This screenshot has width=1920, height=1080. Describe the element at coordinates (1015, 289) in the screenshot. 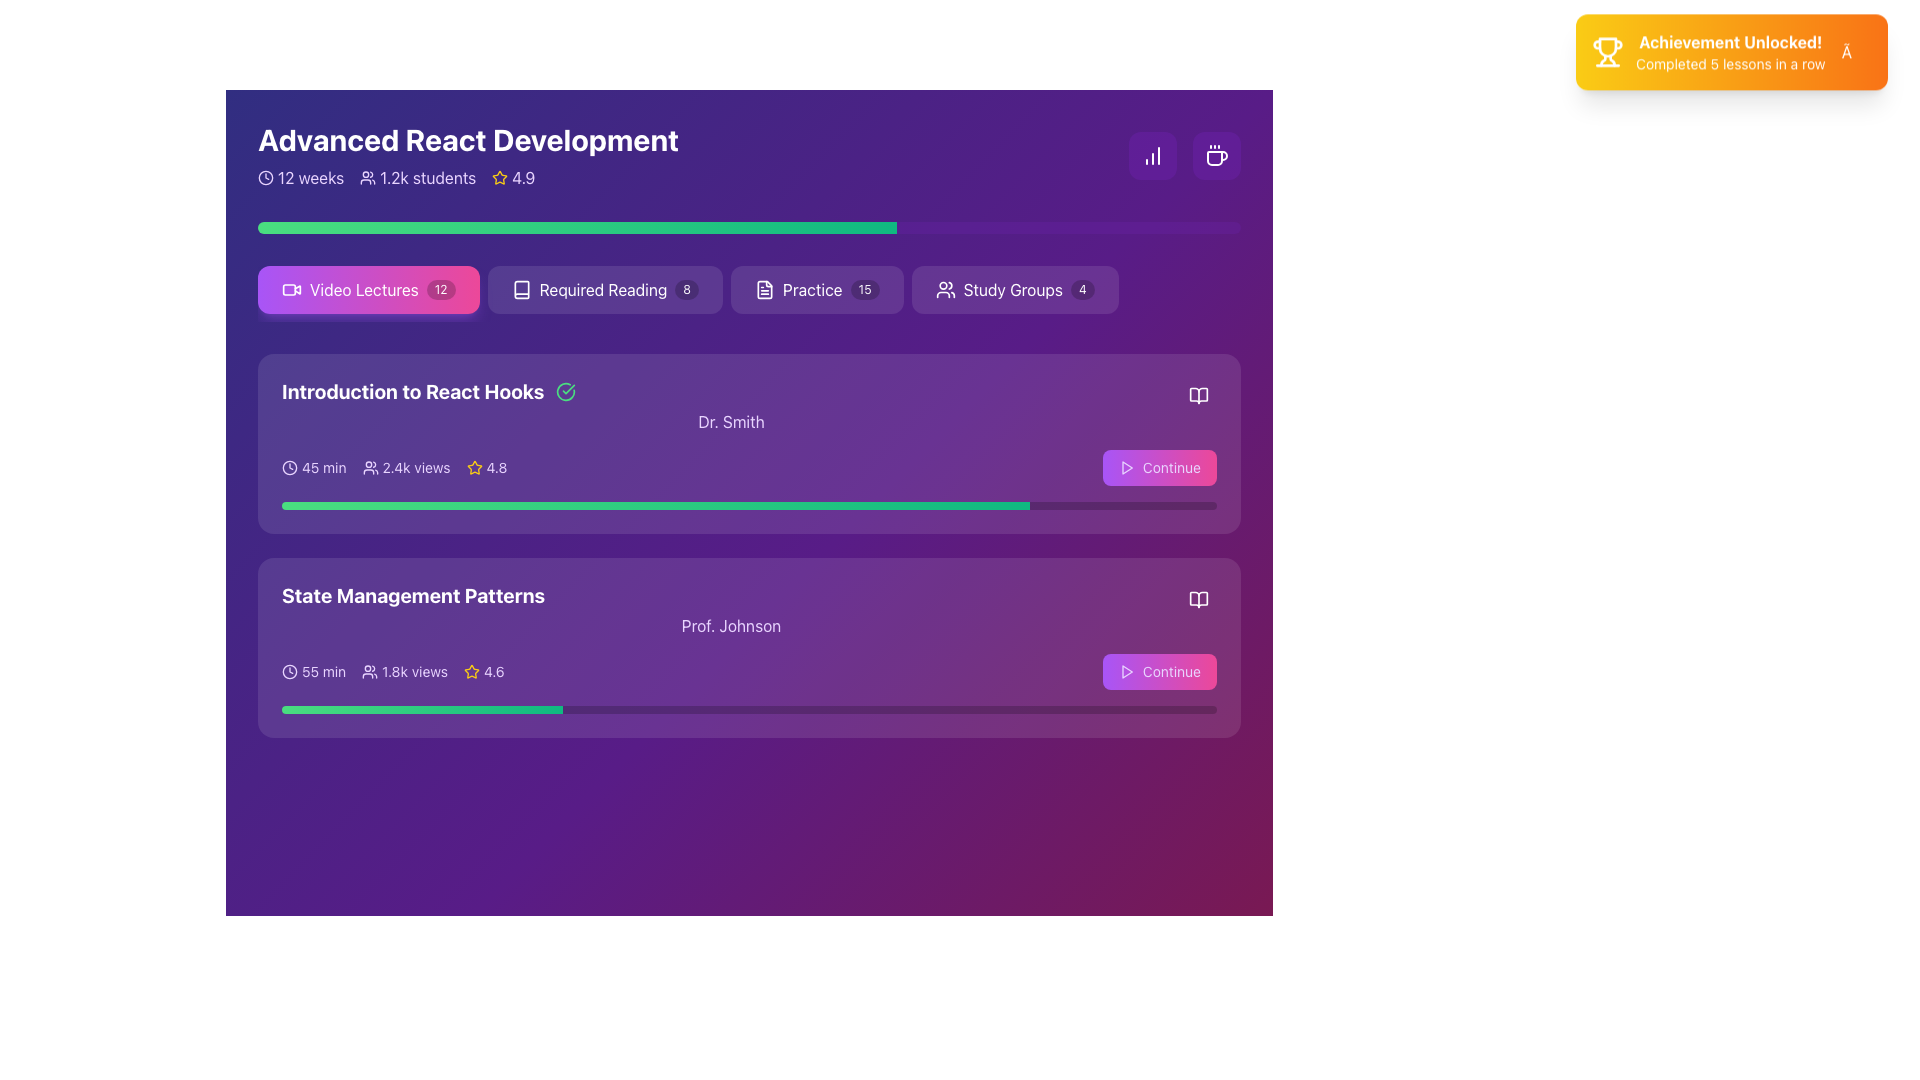

I see `the 'Study Groups' button, which is a rounded rectangular button with a purple background and a white border, located immediately after the 'Practice' button in a horizontal row` at that location.